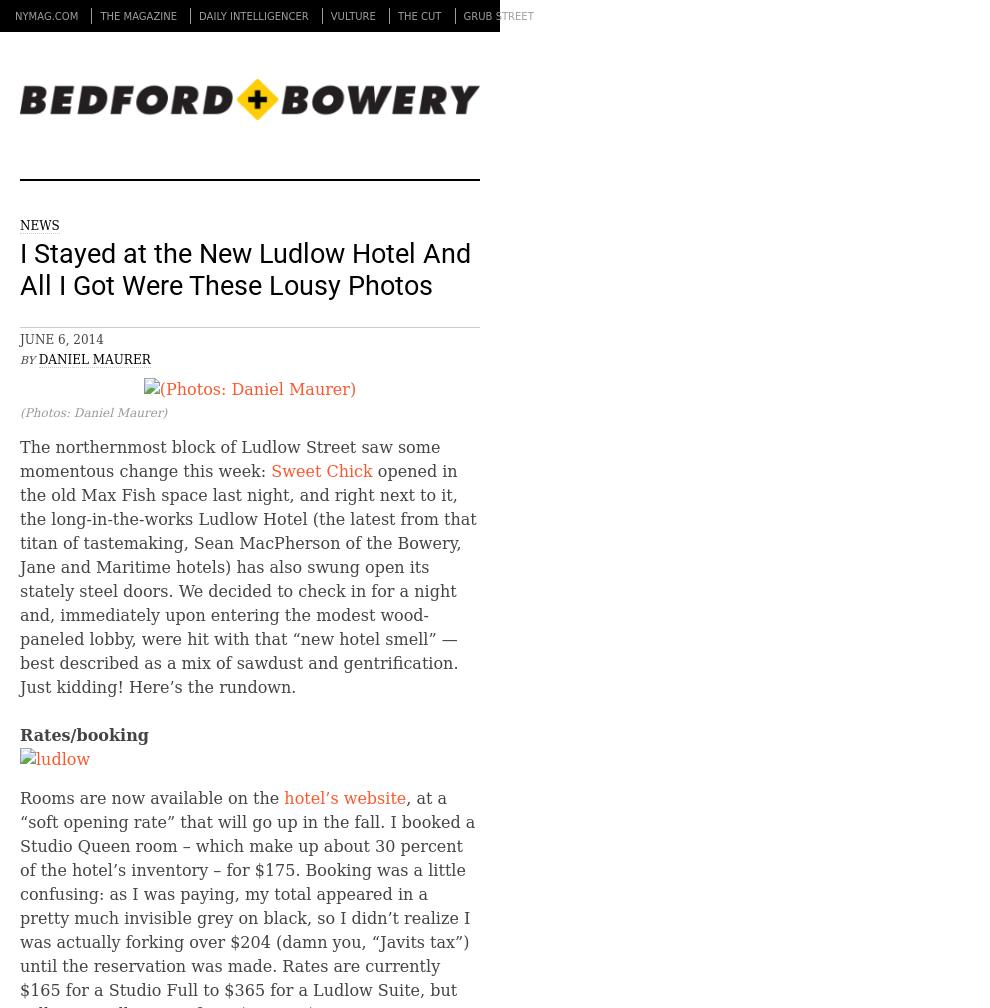 Image resolution: width=990 pixels, height=1008 pixels. What do you see at coordinates (151, 797) in the screenshot?
I see `'Rooms are now available on the'` at bounding box center [151, 797].